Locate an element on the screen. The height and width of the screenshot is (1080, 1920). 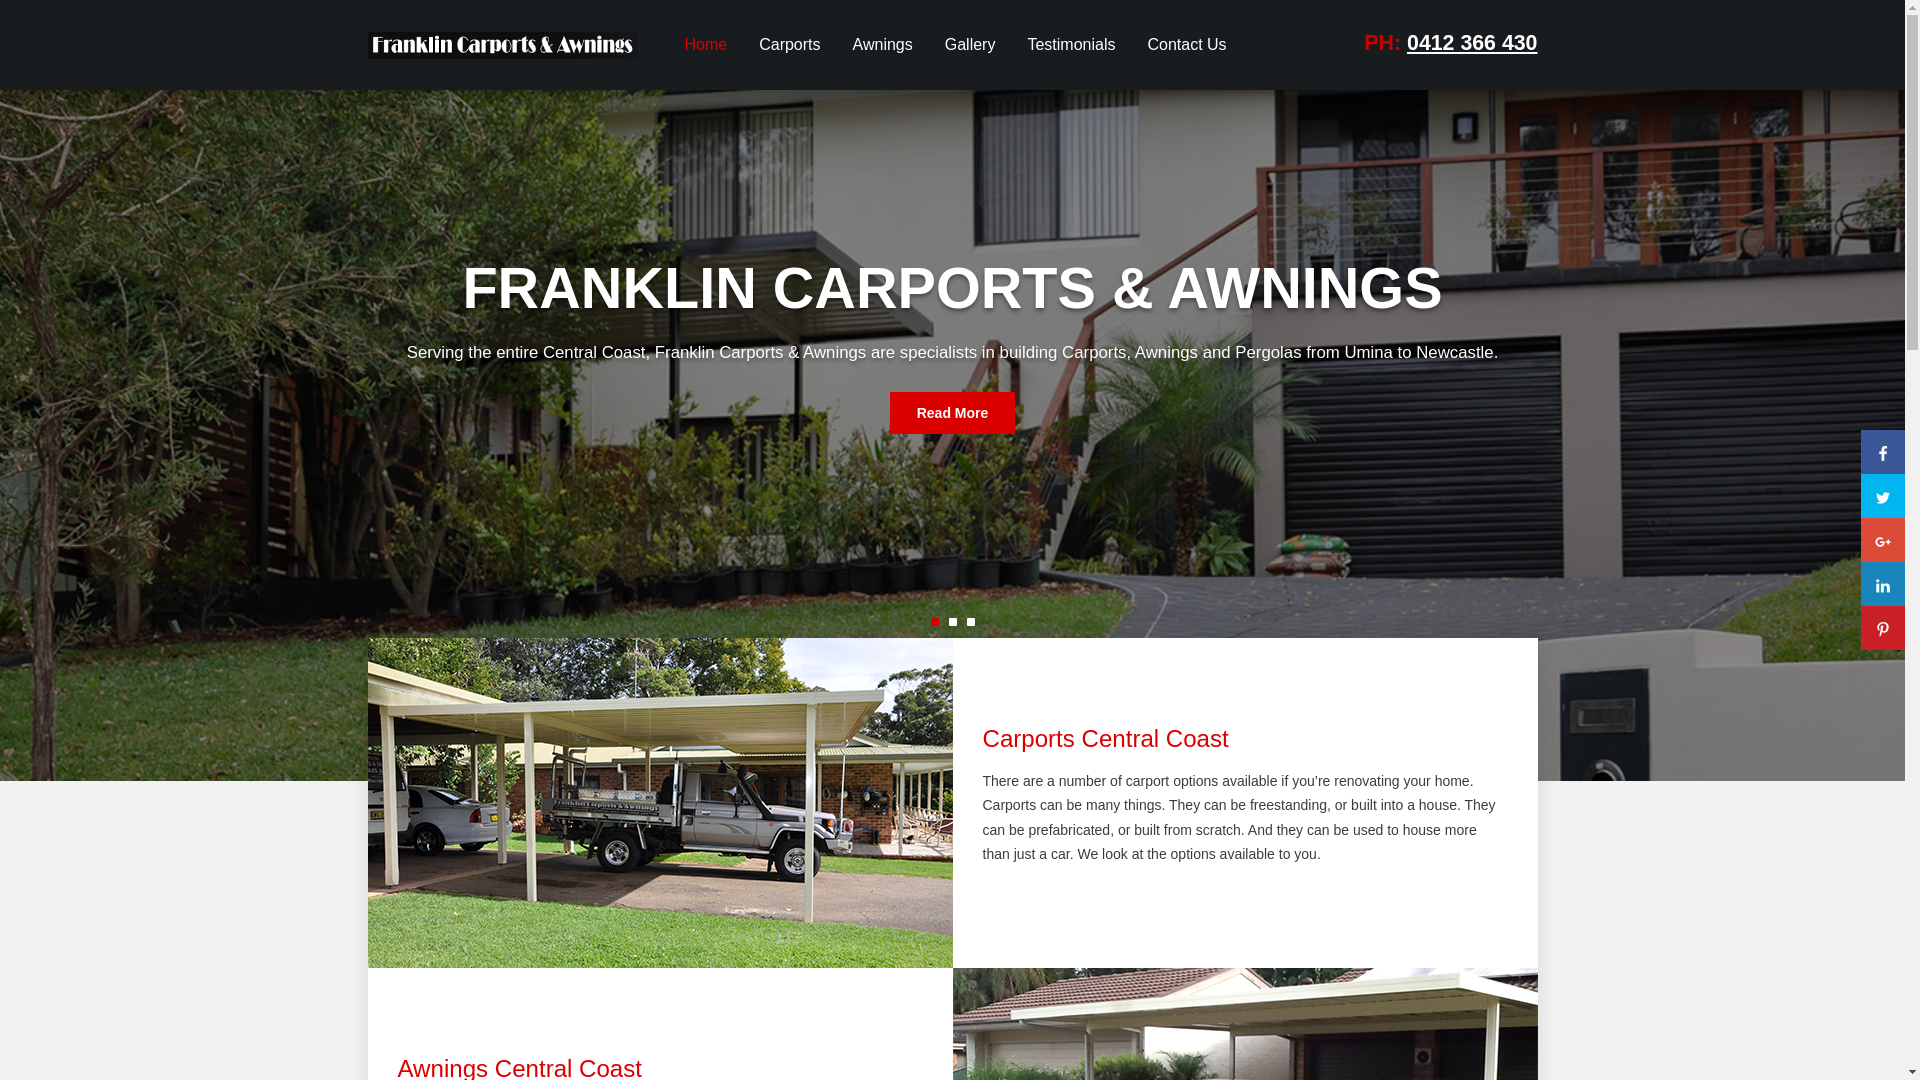
'Testimonials' is located at coordinates (1069, 45).